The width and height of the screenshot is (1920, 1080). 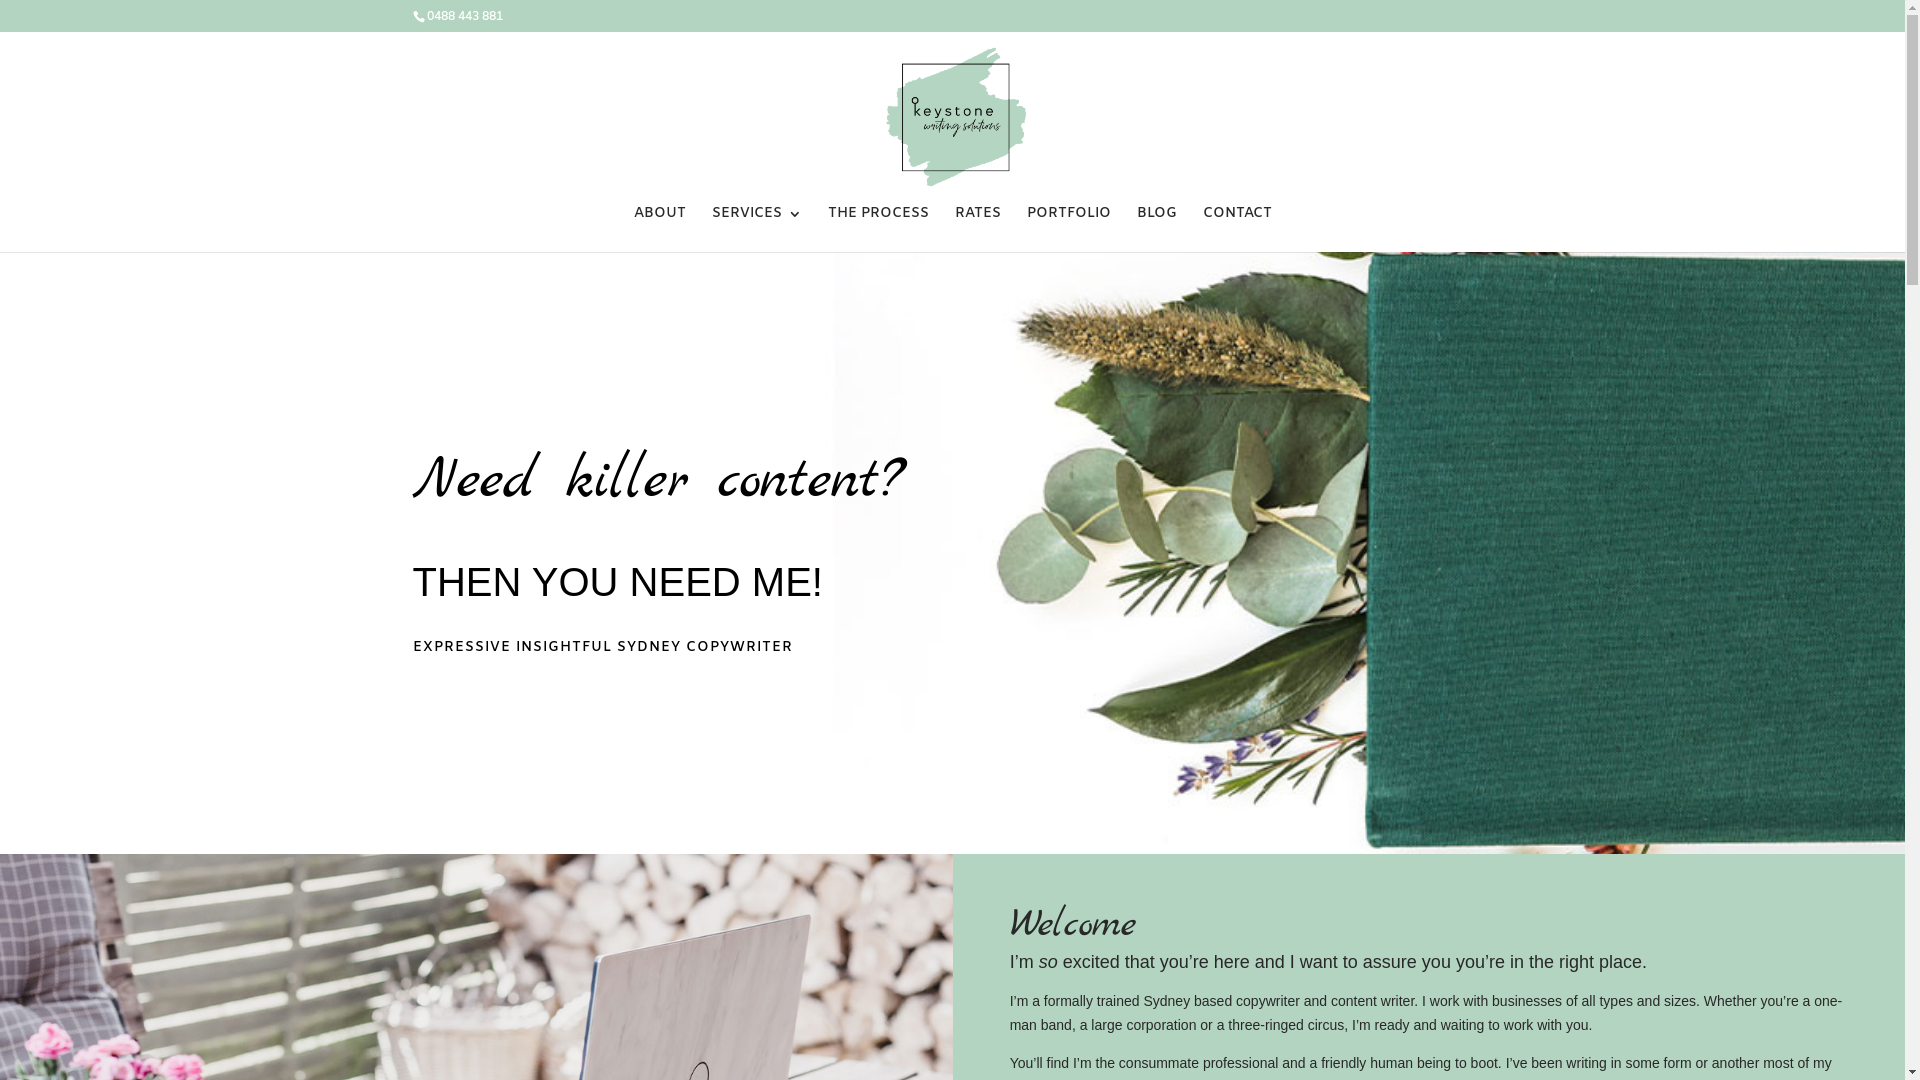 What do you see at coordinates (977, 228) in the screenshot?
I see `'RATES'` at bounding box center [977, 228].